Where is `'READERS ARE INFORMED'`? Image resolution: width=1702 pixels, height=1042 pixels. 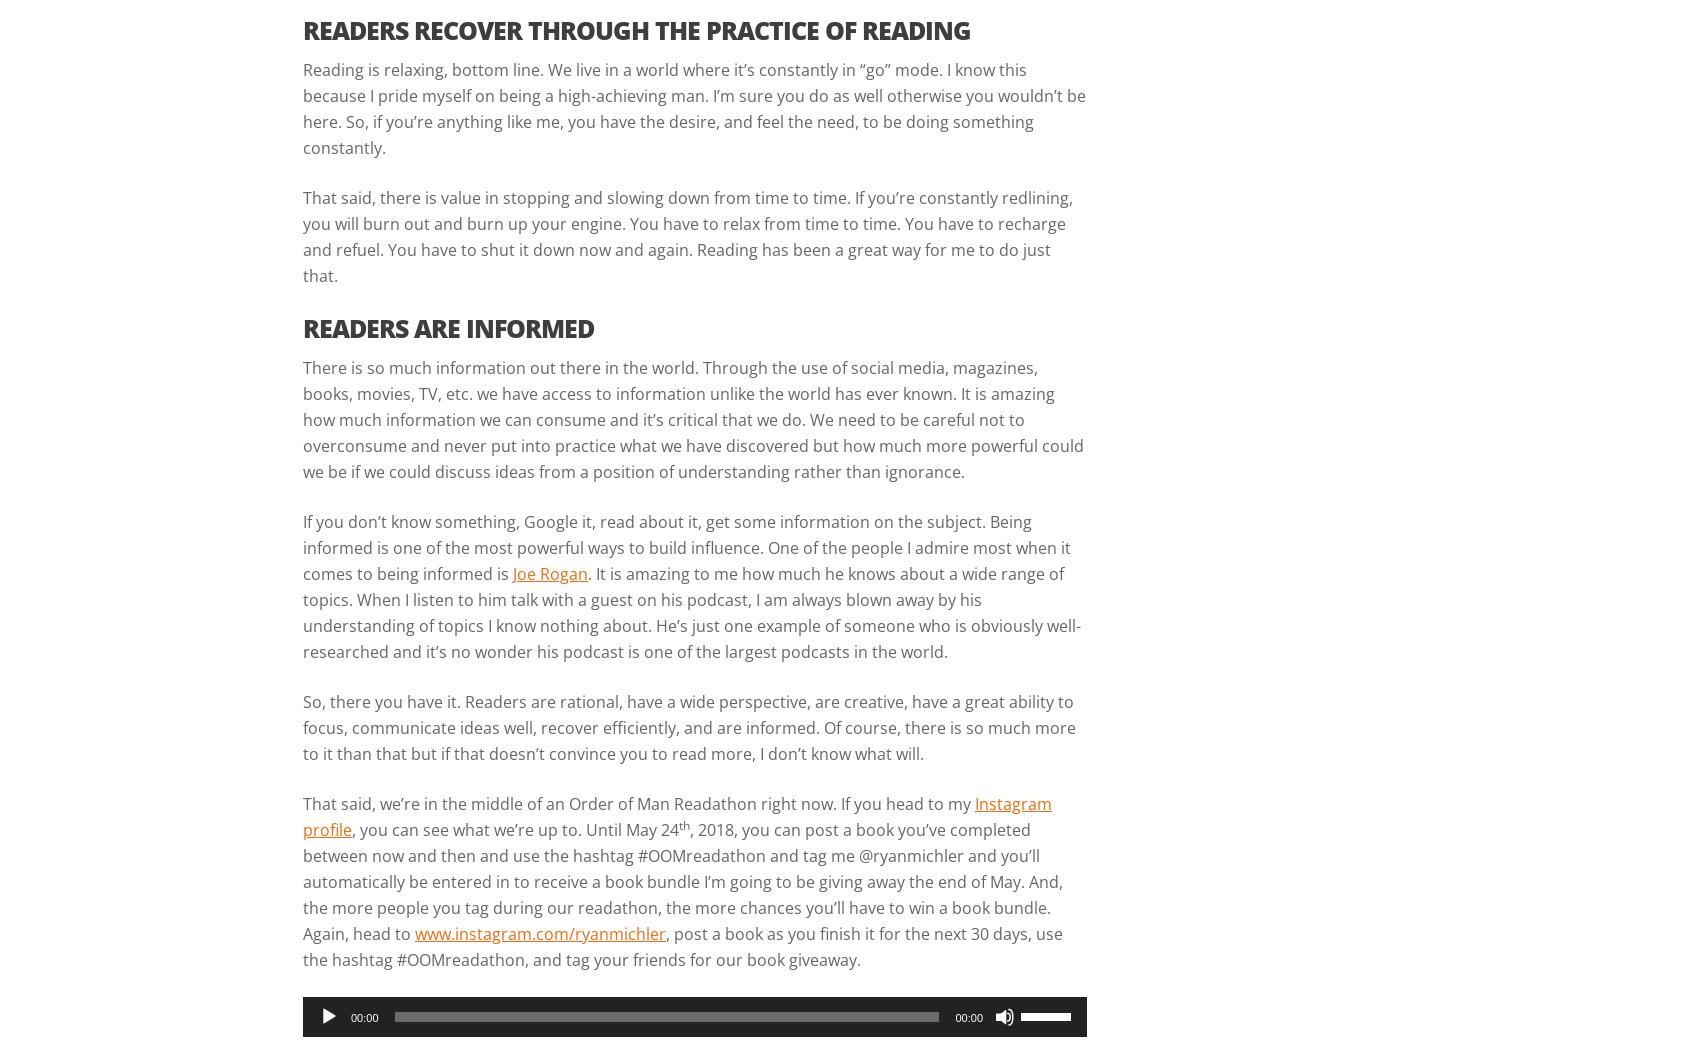 'READERS ARE INFORMED' is located at coordinates (447, 326).